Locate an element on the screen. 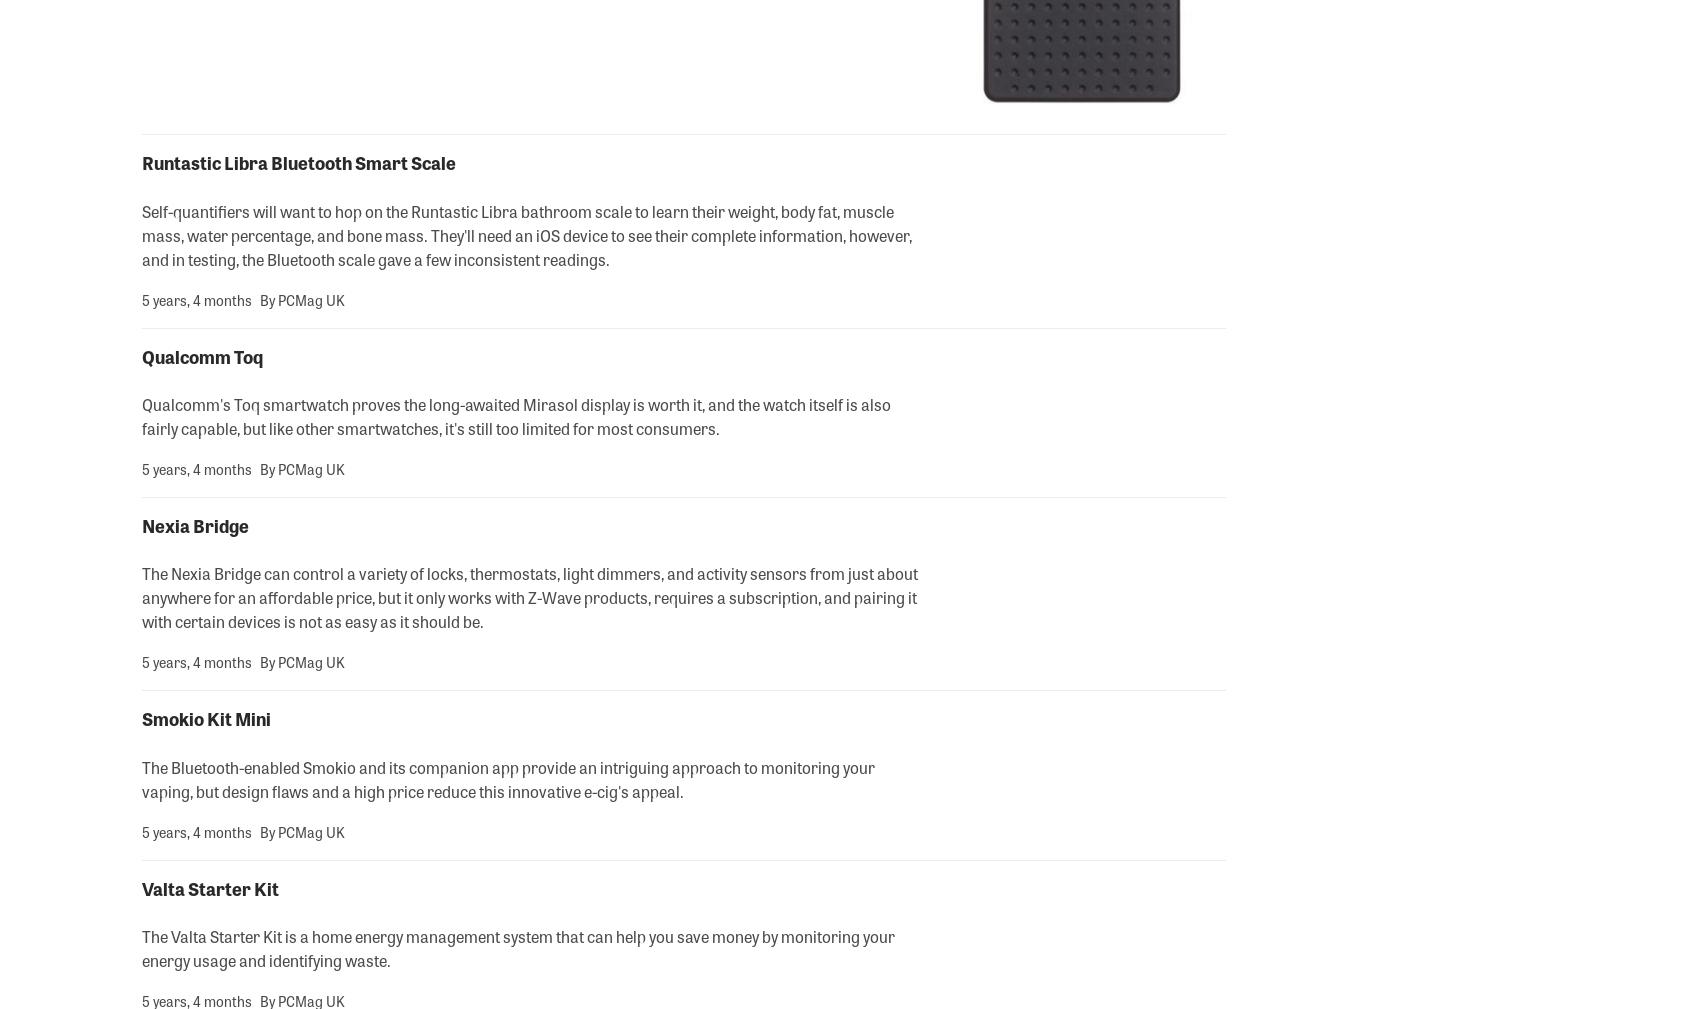  'The Bluetooth-enabled Smokio and its companion app provide an intriguing approach to monitoring your vaping, but design flaws and a high price reduce this innovative e-cig's appeal.' is located at coordinates (508, 778).